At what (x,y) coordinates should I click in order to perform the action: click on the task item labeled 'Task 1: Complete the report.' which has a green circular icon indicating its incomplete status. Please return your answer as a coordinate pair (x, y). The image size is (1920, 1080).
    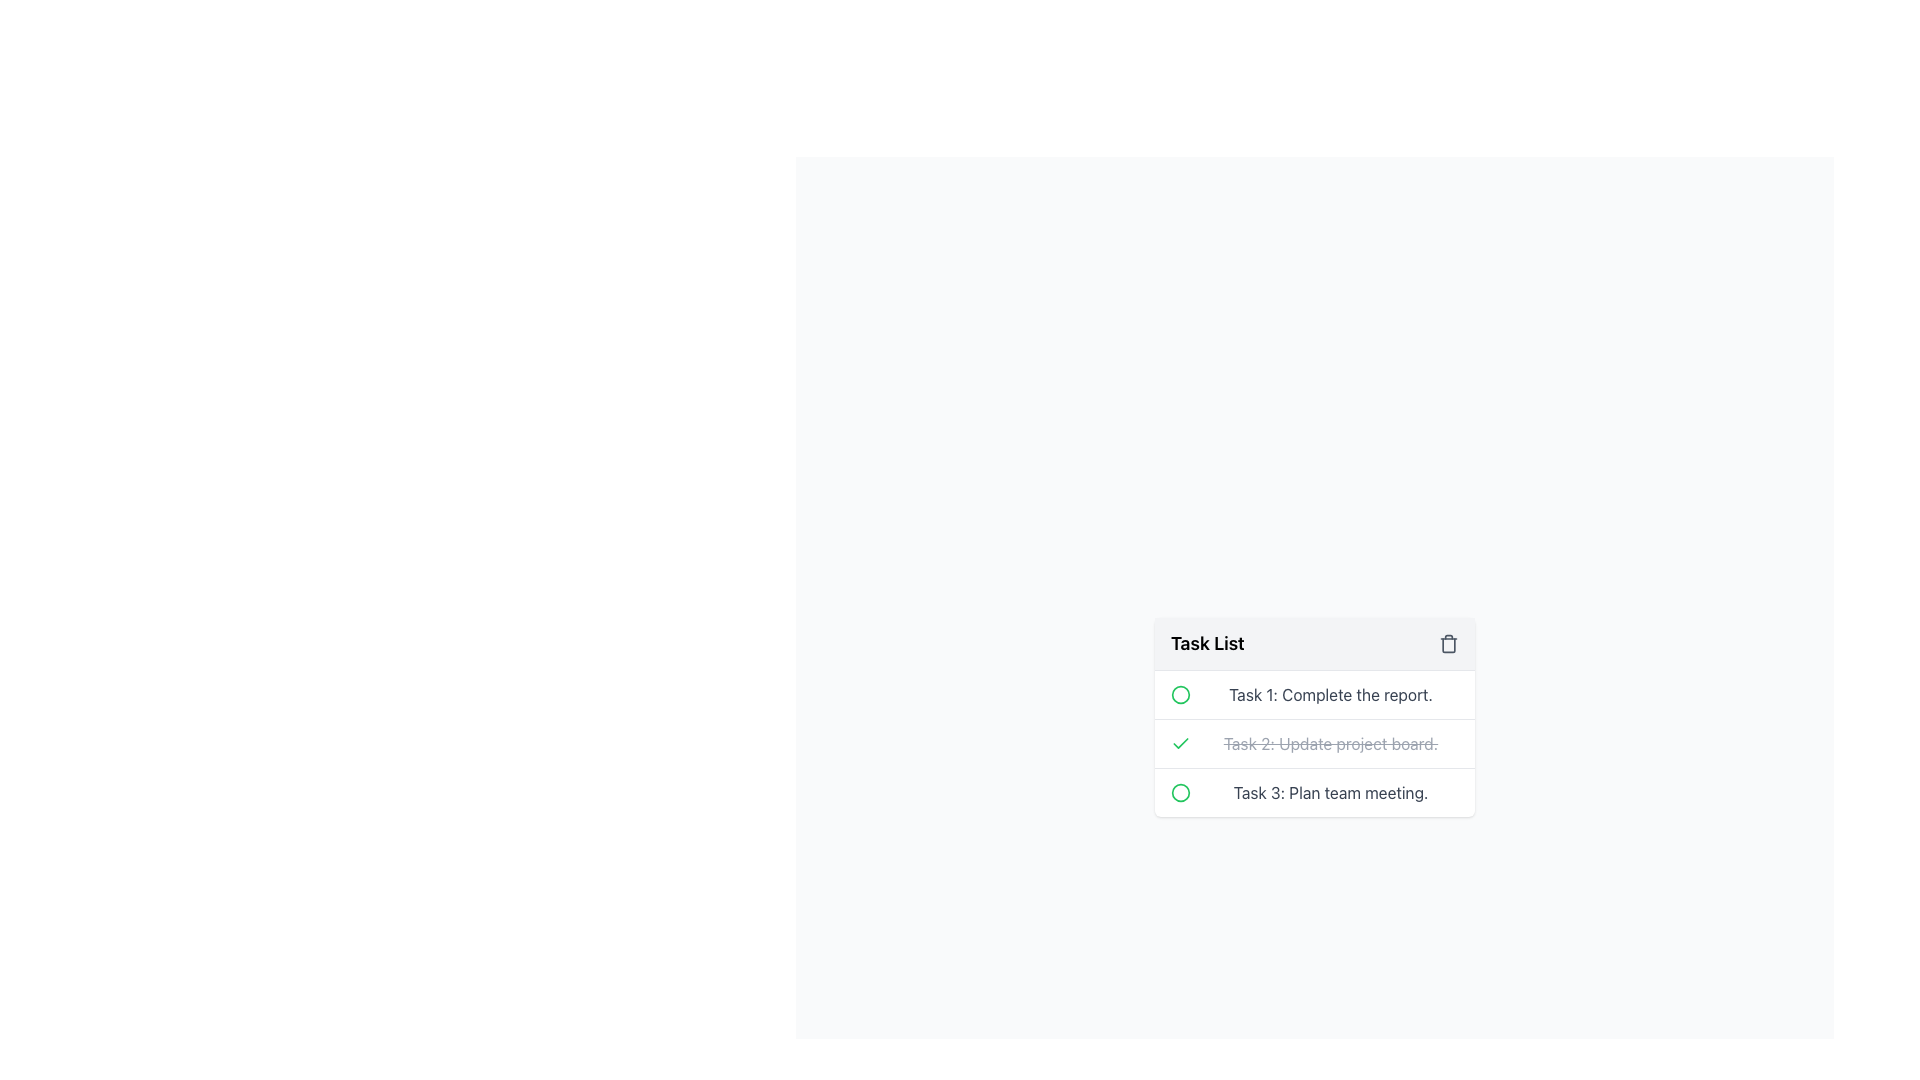
    Looking at the image, I should click on (1315, 693).